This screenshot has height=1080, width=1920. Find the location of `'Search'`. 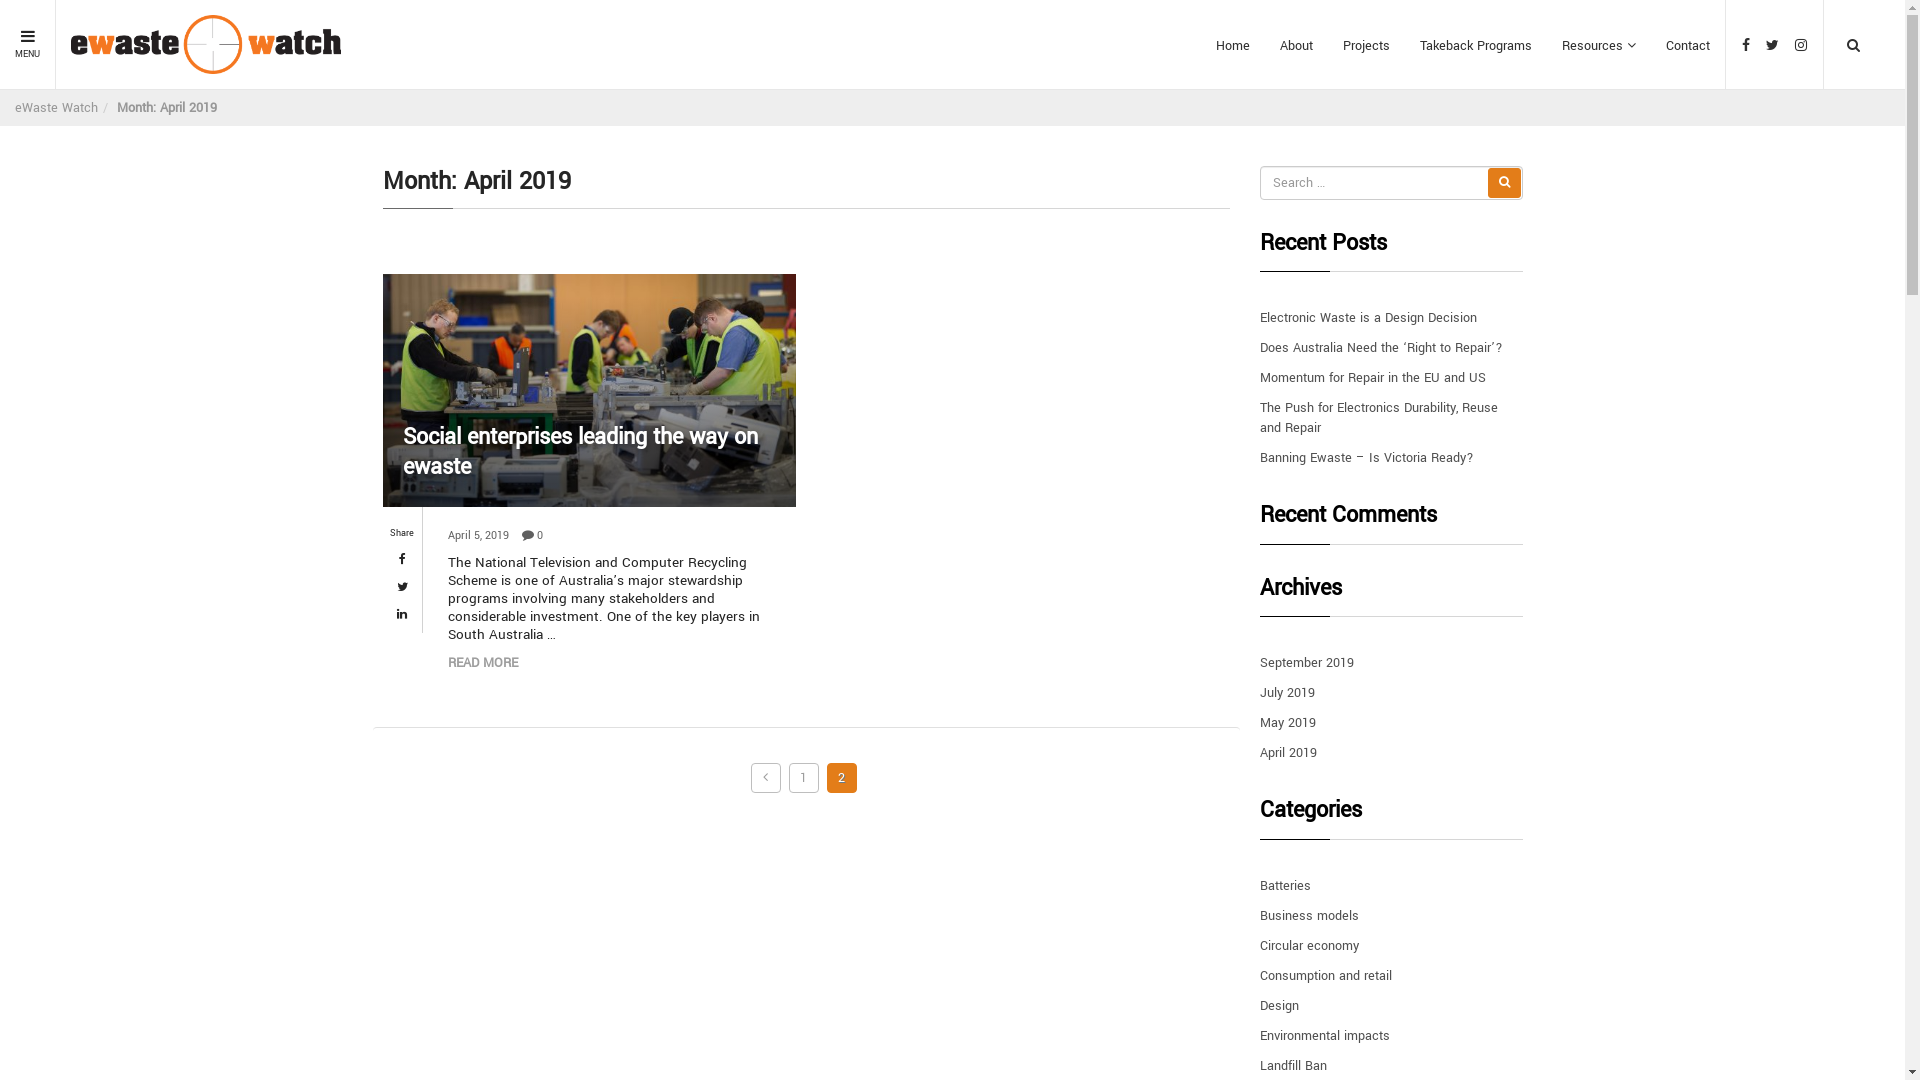

'Search' is located at coordinates (1800, 92).